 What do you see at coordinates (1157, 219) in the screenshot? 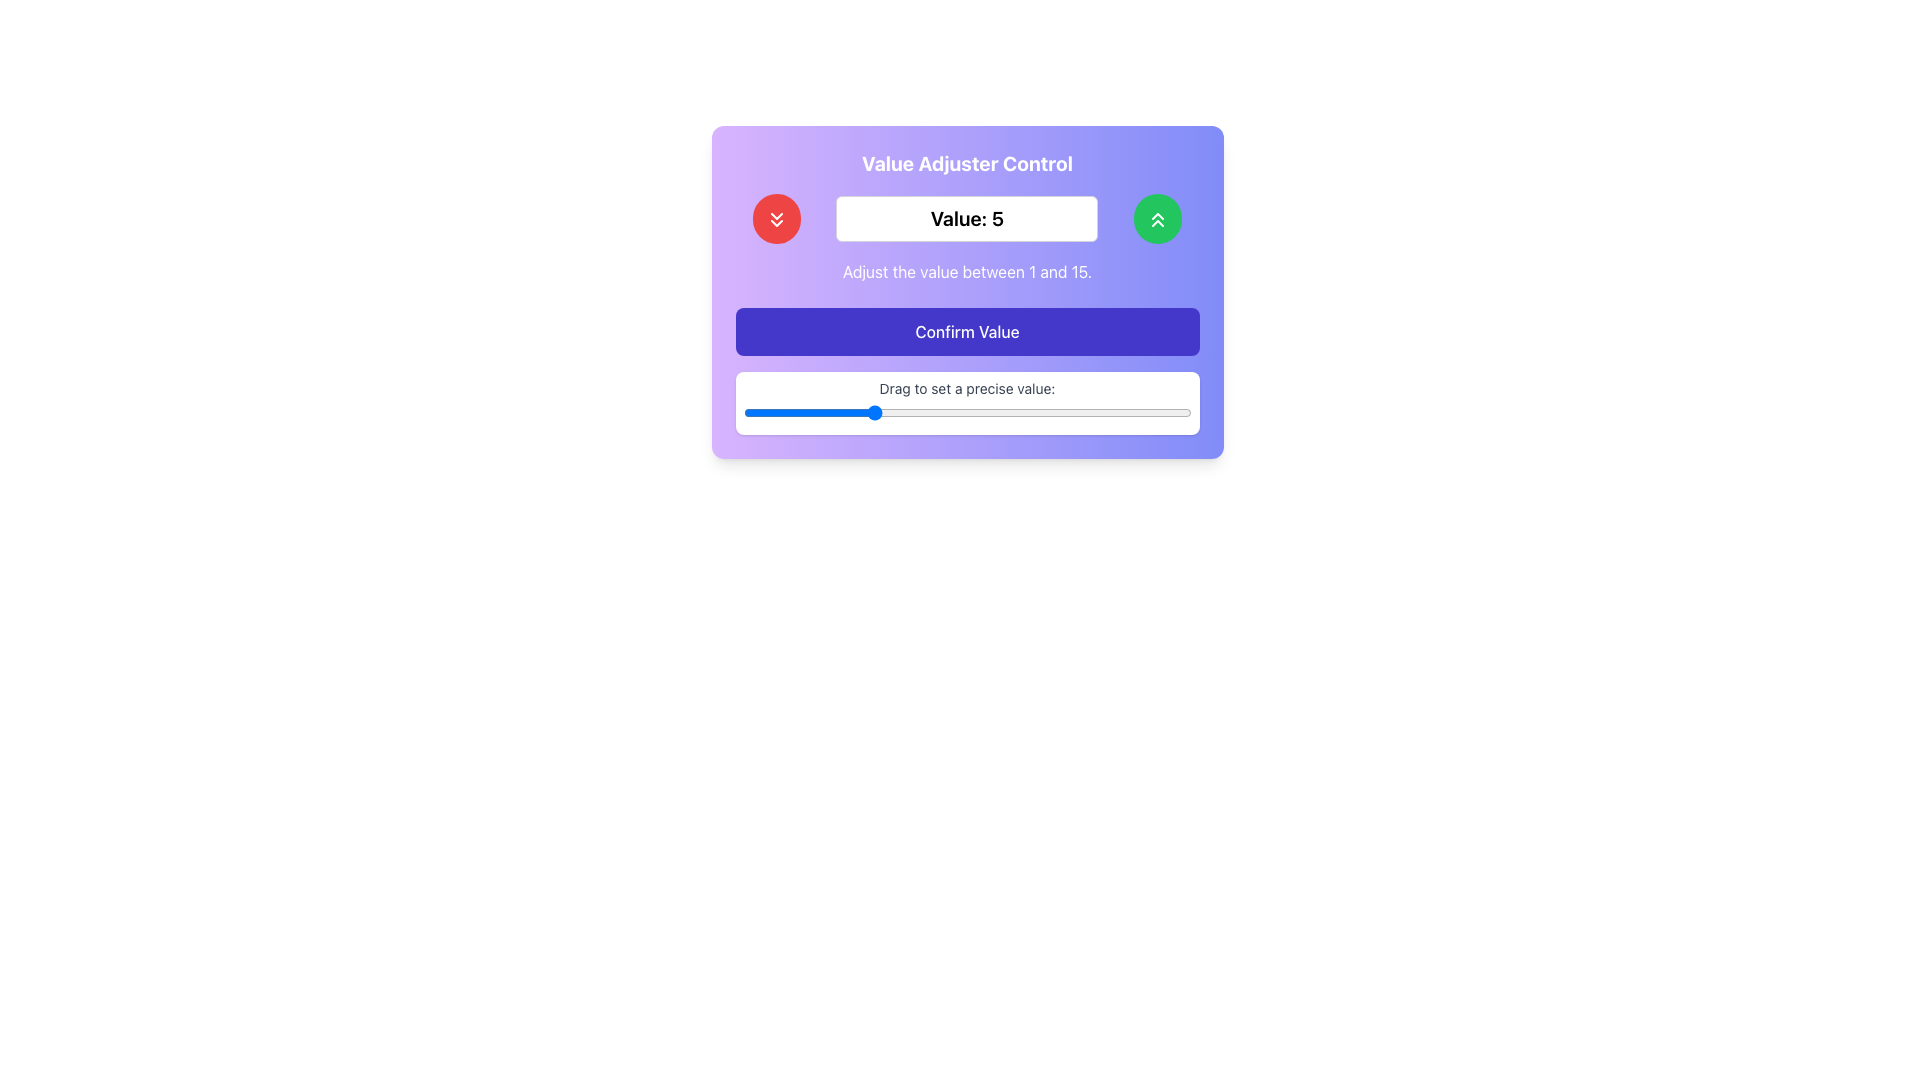
I see `the circular button icon on the right-hand side of the 'Value Adjuster Control' interface to increase the displayed numerical value` at bounding box center [1157, 219].